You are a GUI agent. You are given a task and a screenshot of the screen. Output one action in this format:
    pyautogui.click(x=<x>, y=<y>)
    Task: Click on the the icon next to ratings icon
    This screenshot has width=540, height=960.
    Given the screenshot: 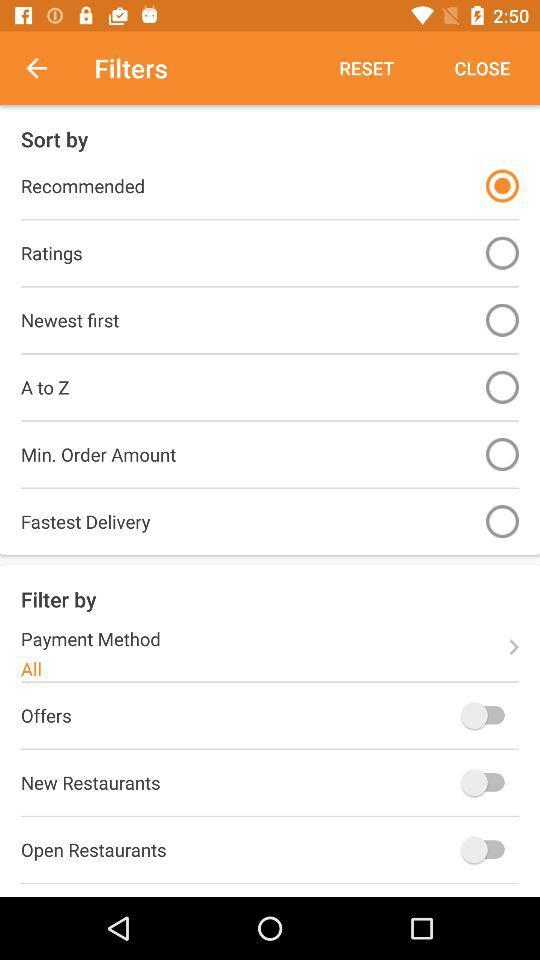 What is the action you would take?
    pyautogui.click(x=501, y=252)
    